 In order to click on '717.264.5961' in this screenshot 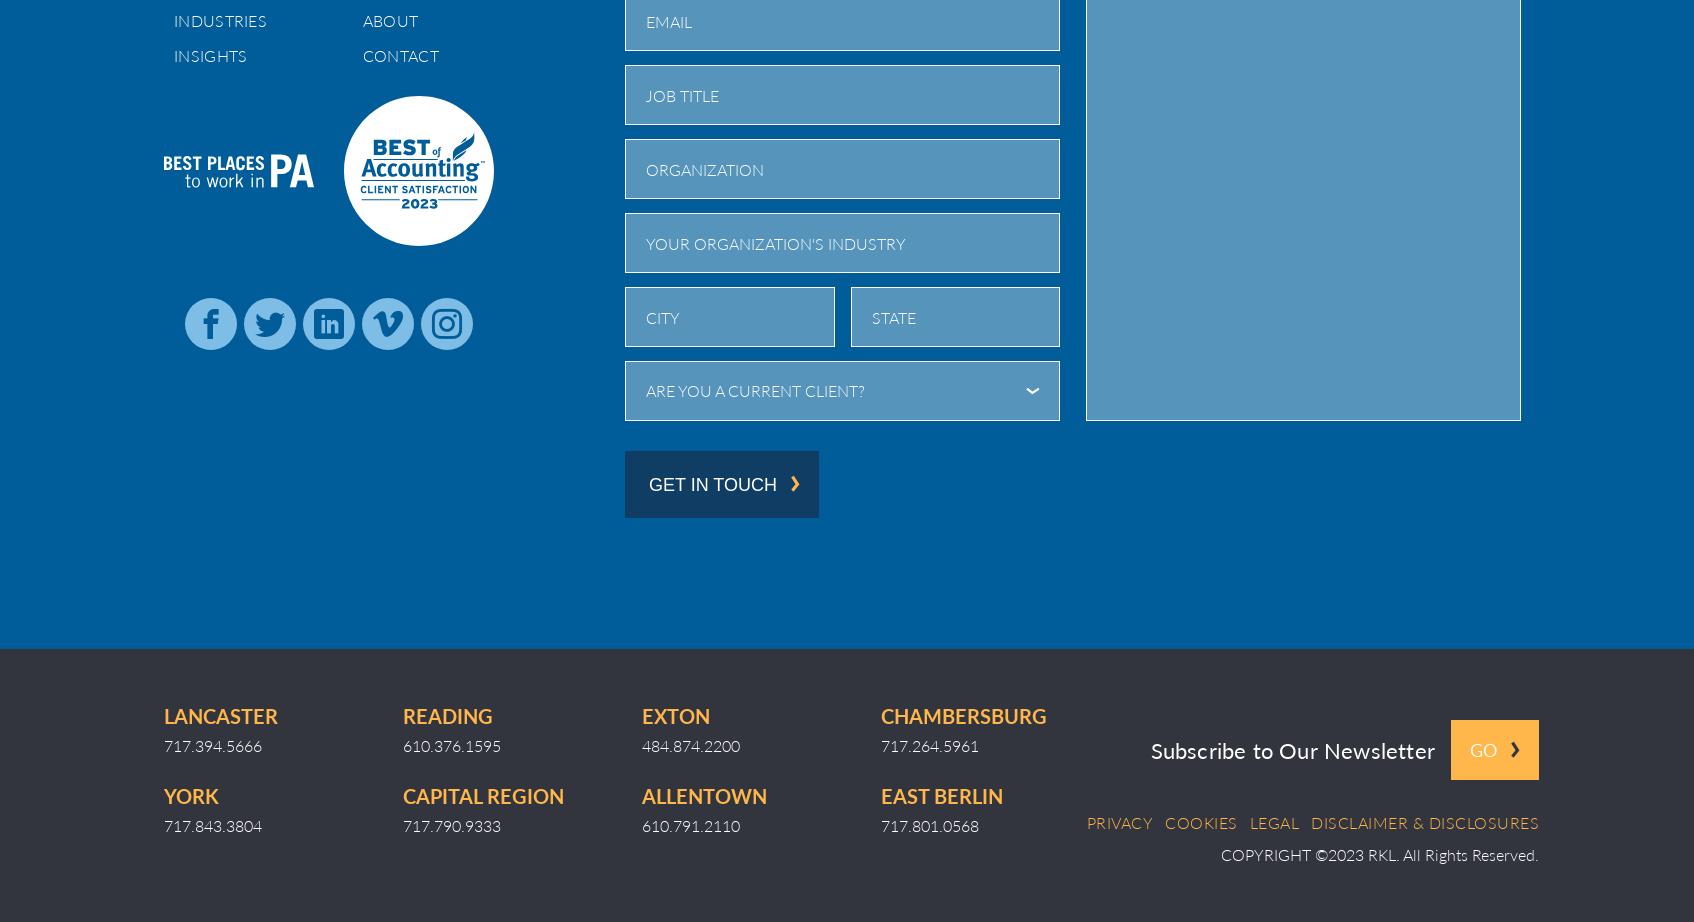, I will do `click(880, 743)`.